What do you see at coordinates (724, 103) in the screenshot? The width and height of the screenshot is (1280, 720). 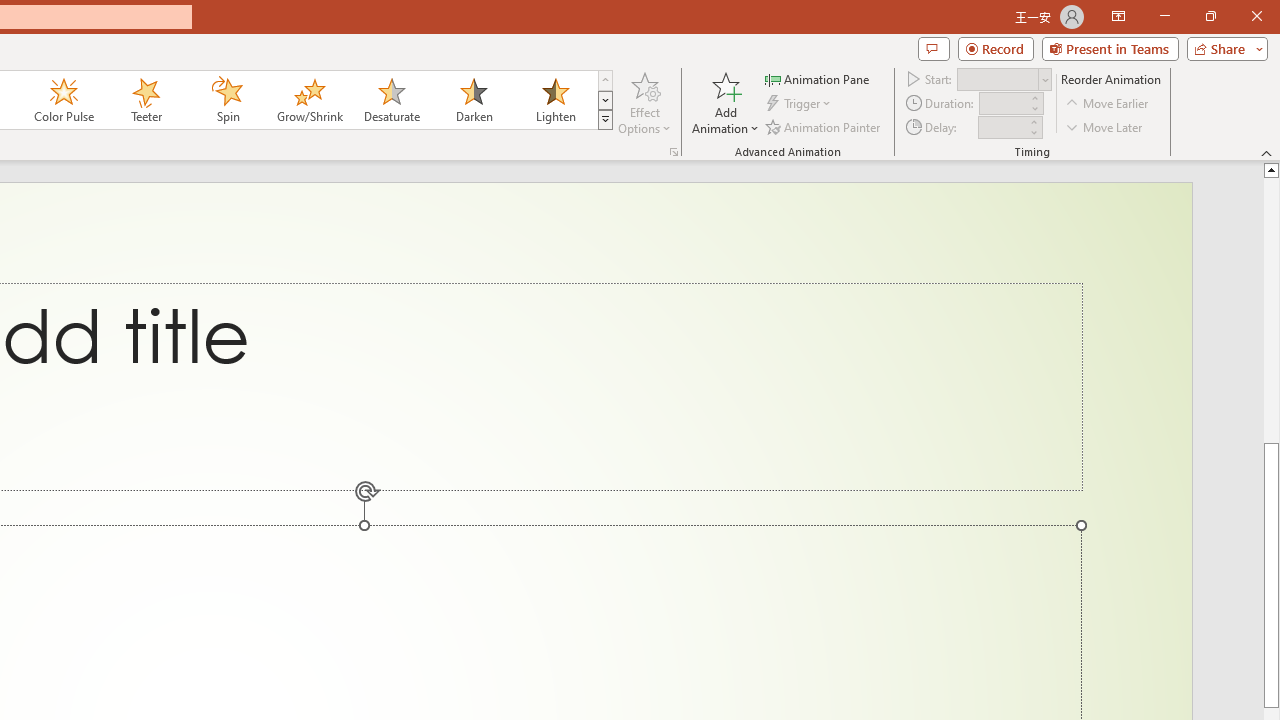 I see `'Add Animation'` at bounding box center [724, 103].